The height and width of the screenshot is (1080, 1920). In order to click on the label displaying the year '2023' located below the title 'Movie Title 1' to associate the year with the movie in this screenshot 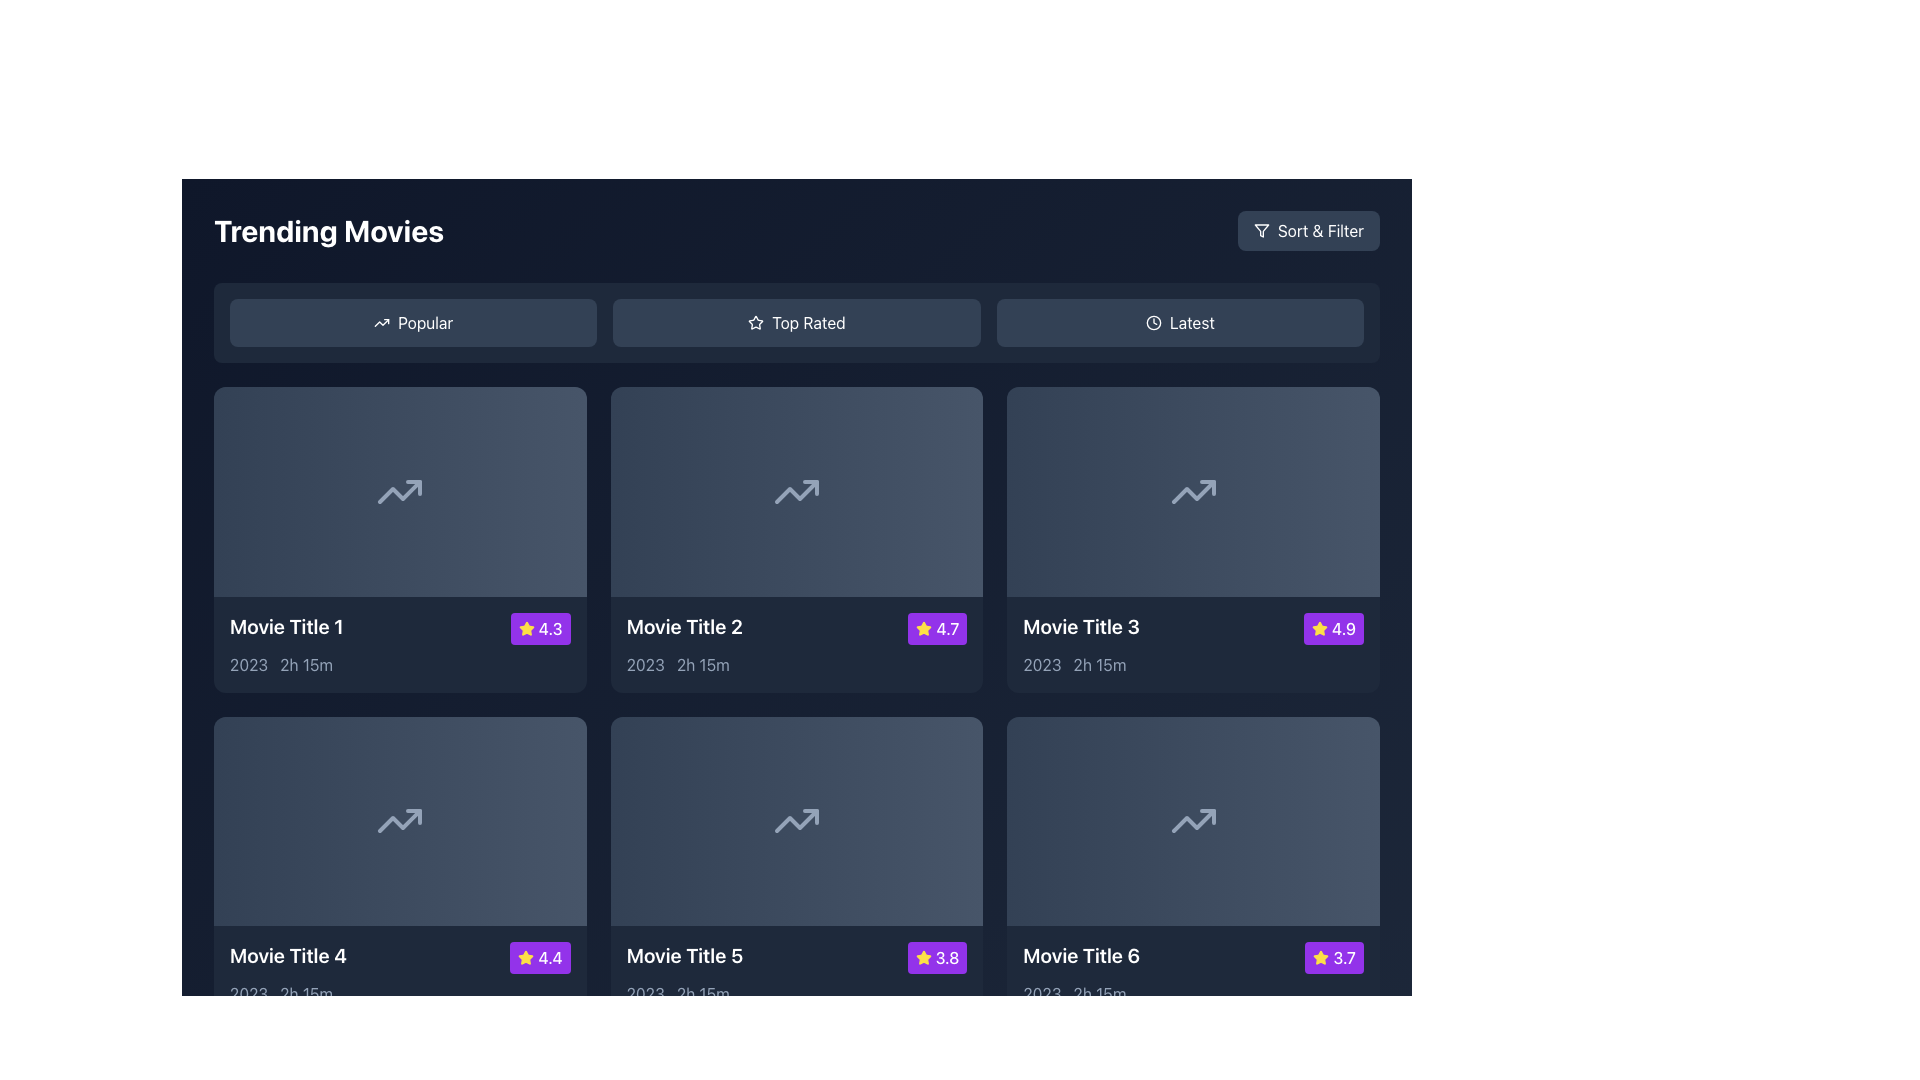, I will do `click(248, 664)`.